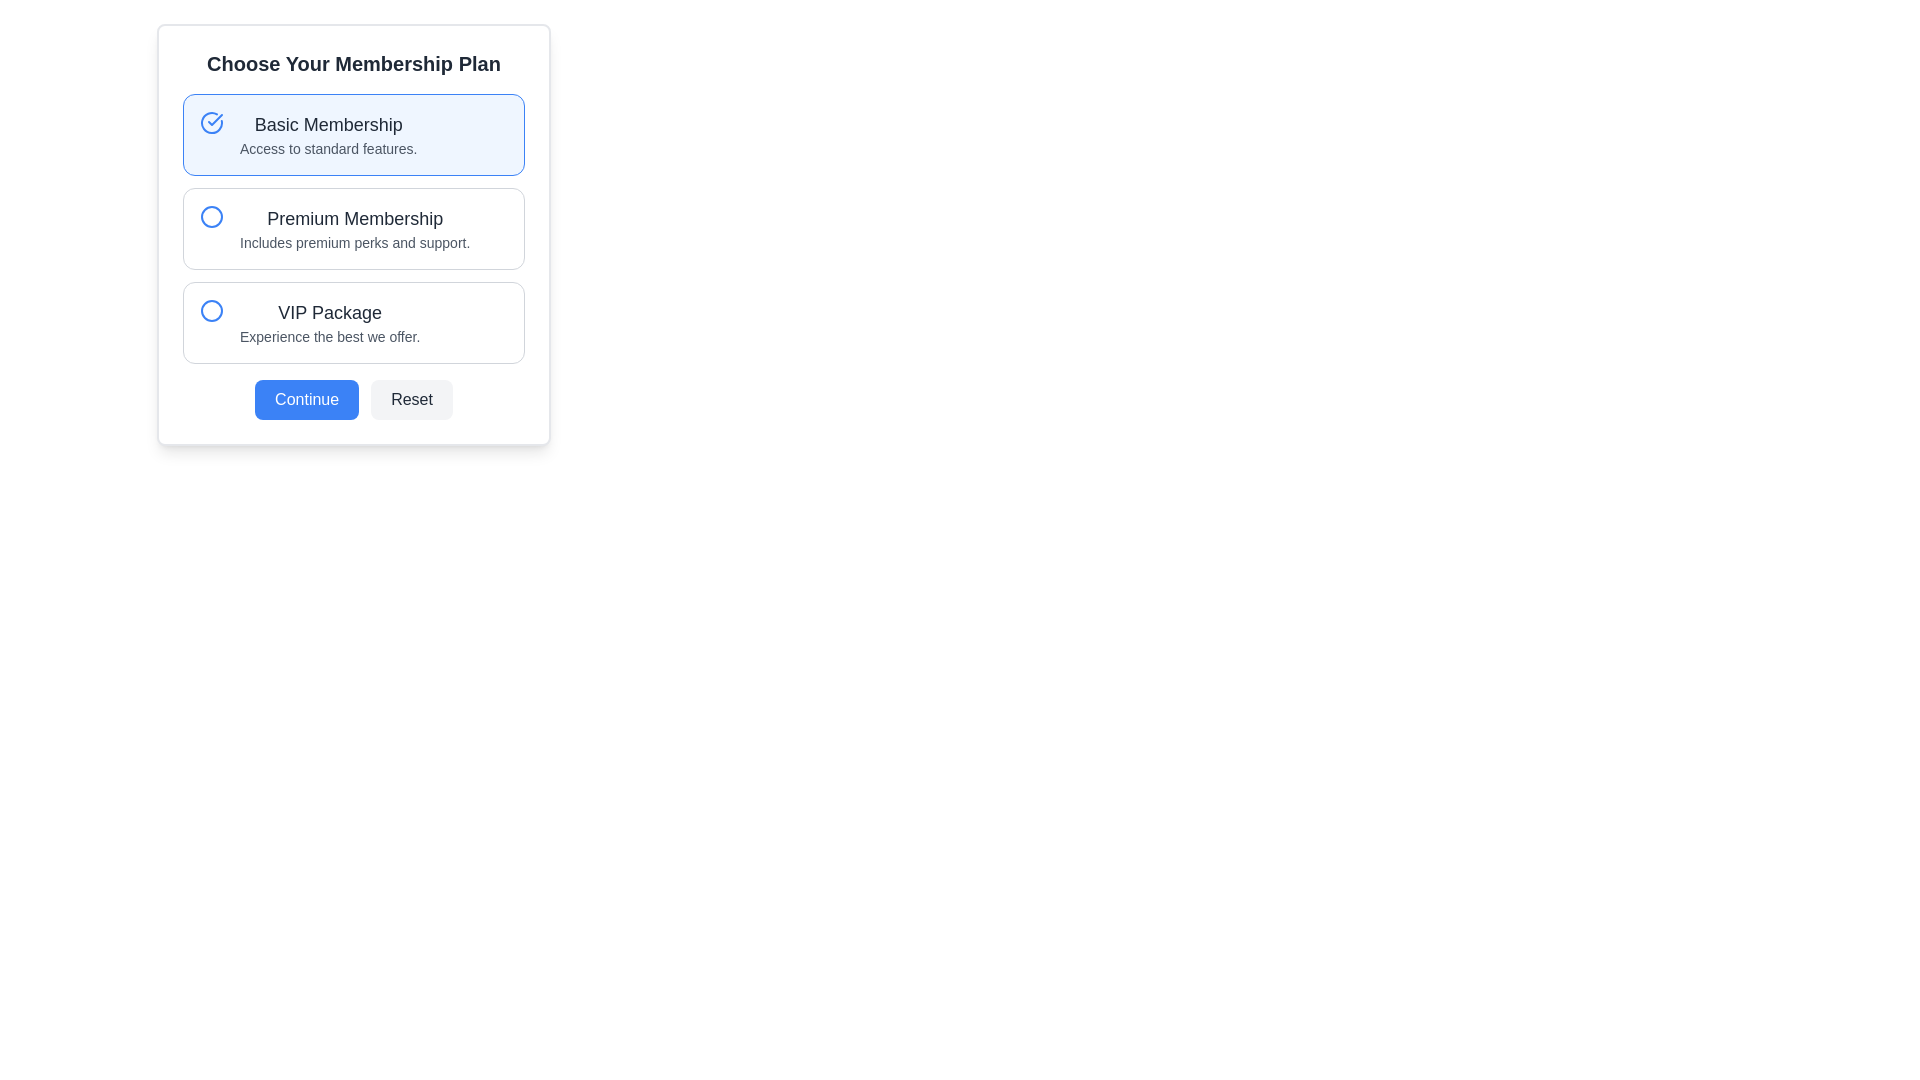 This screenshot has height=1080, width=1920. Describe the element at coordinates (355, 219) in the screenshot. I see `the Text Label that serves as a title for the Premium Membership option, located at the center-left of the membership selection area` at that location.